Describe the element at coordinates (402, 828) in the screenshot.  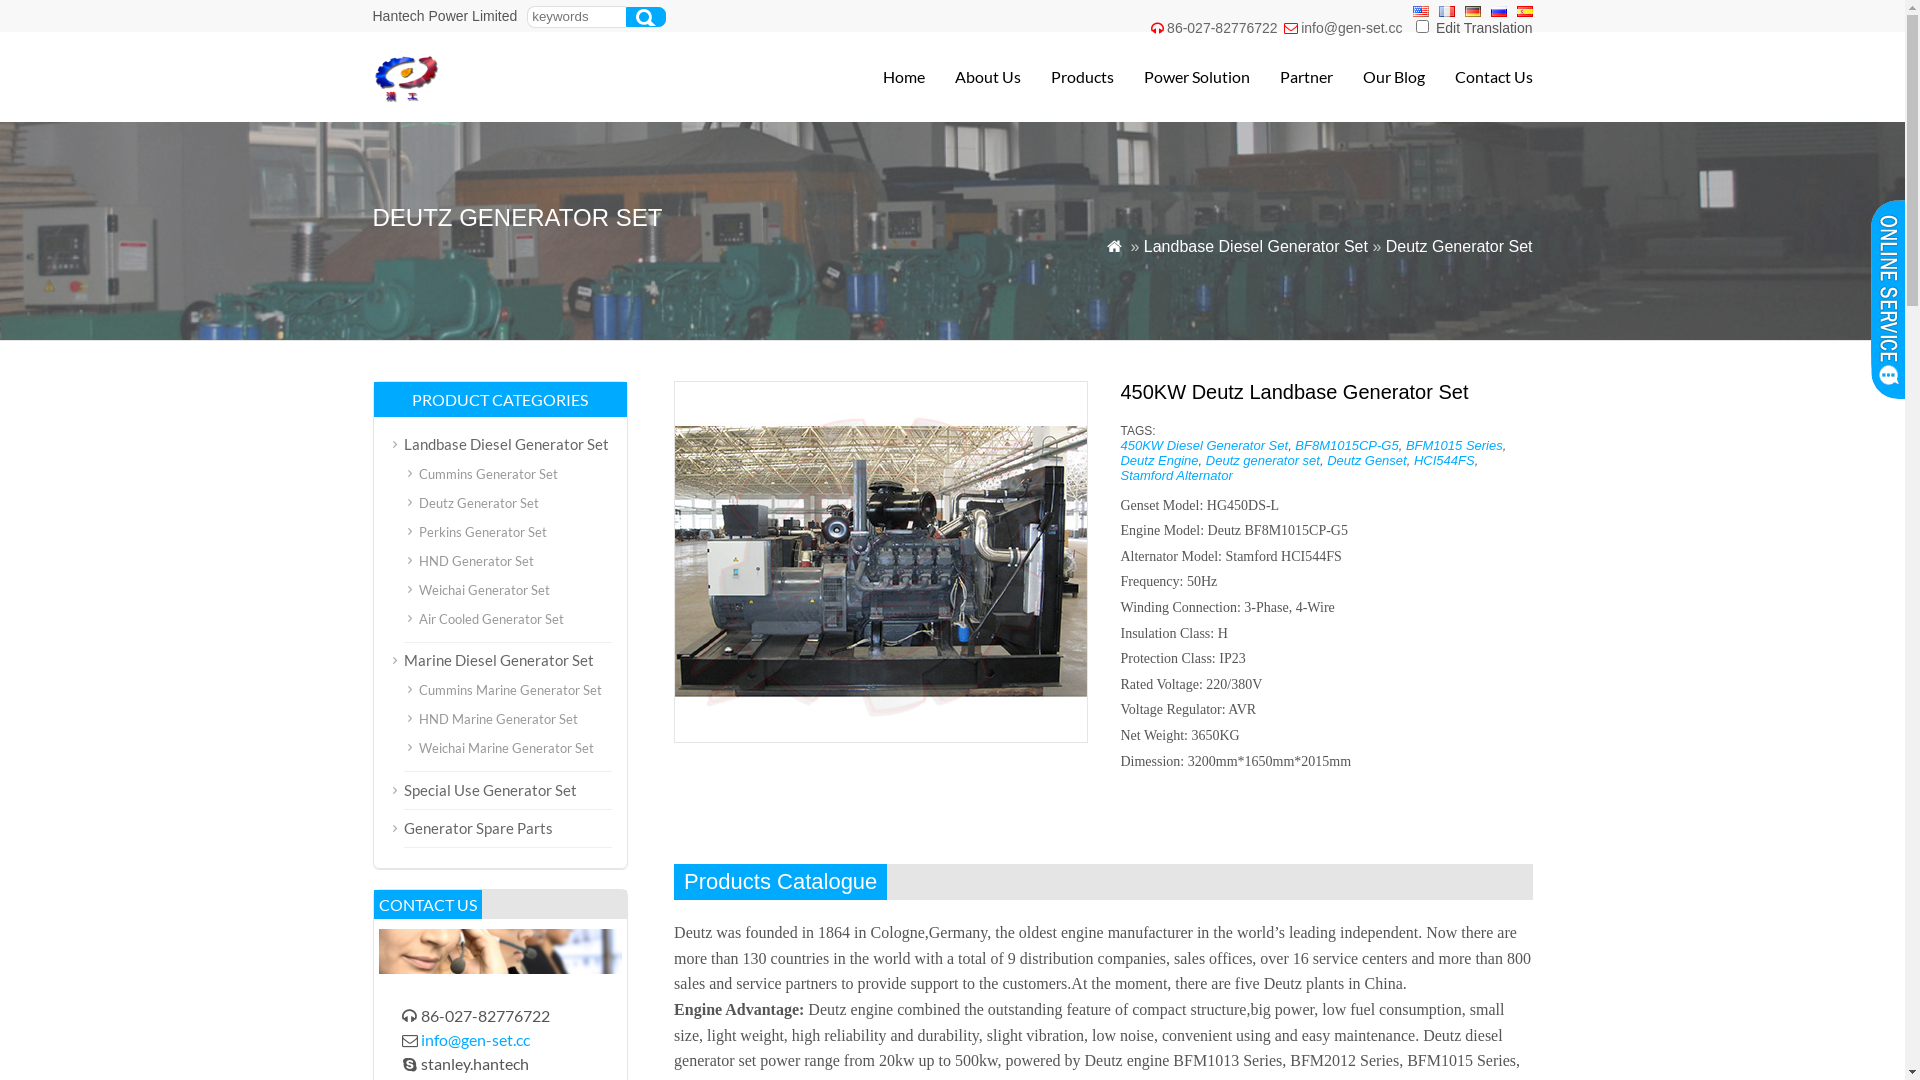
I see `'Generator Spare Parts'` at that location.